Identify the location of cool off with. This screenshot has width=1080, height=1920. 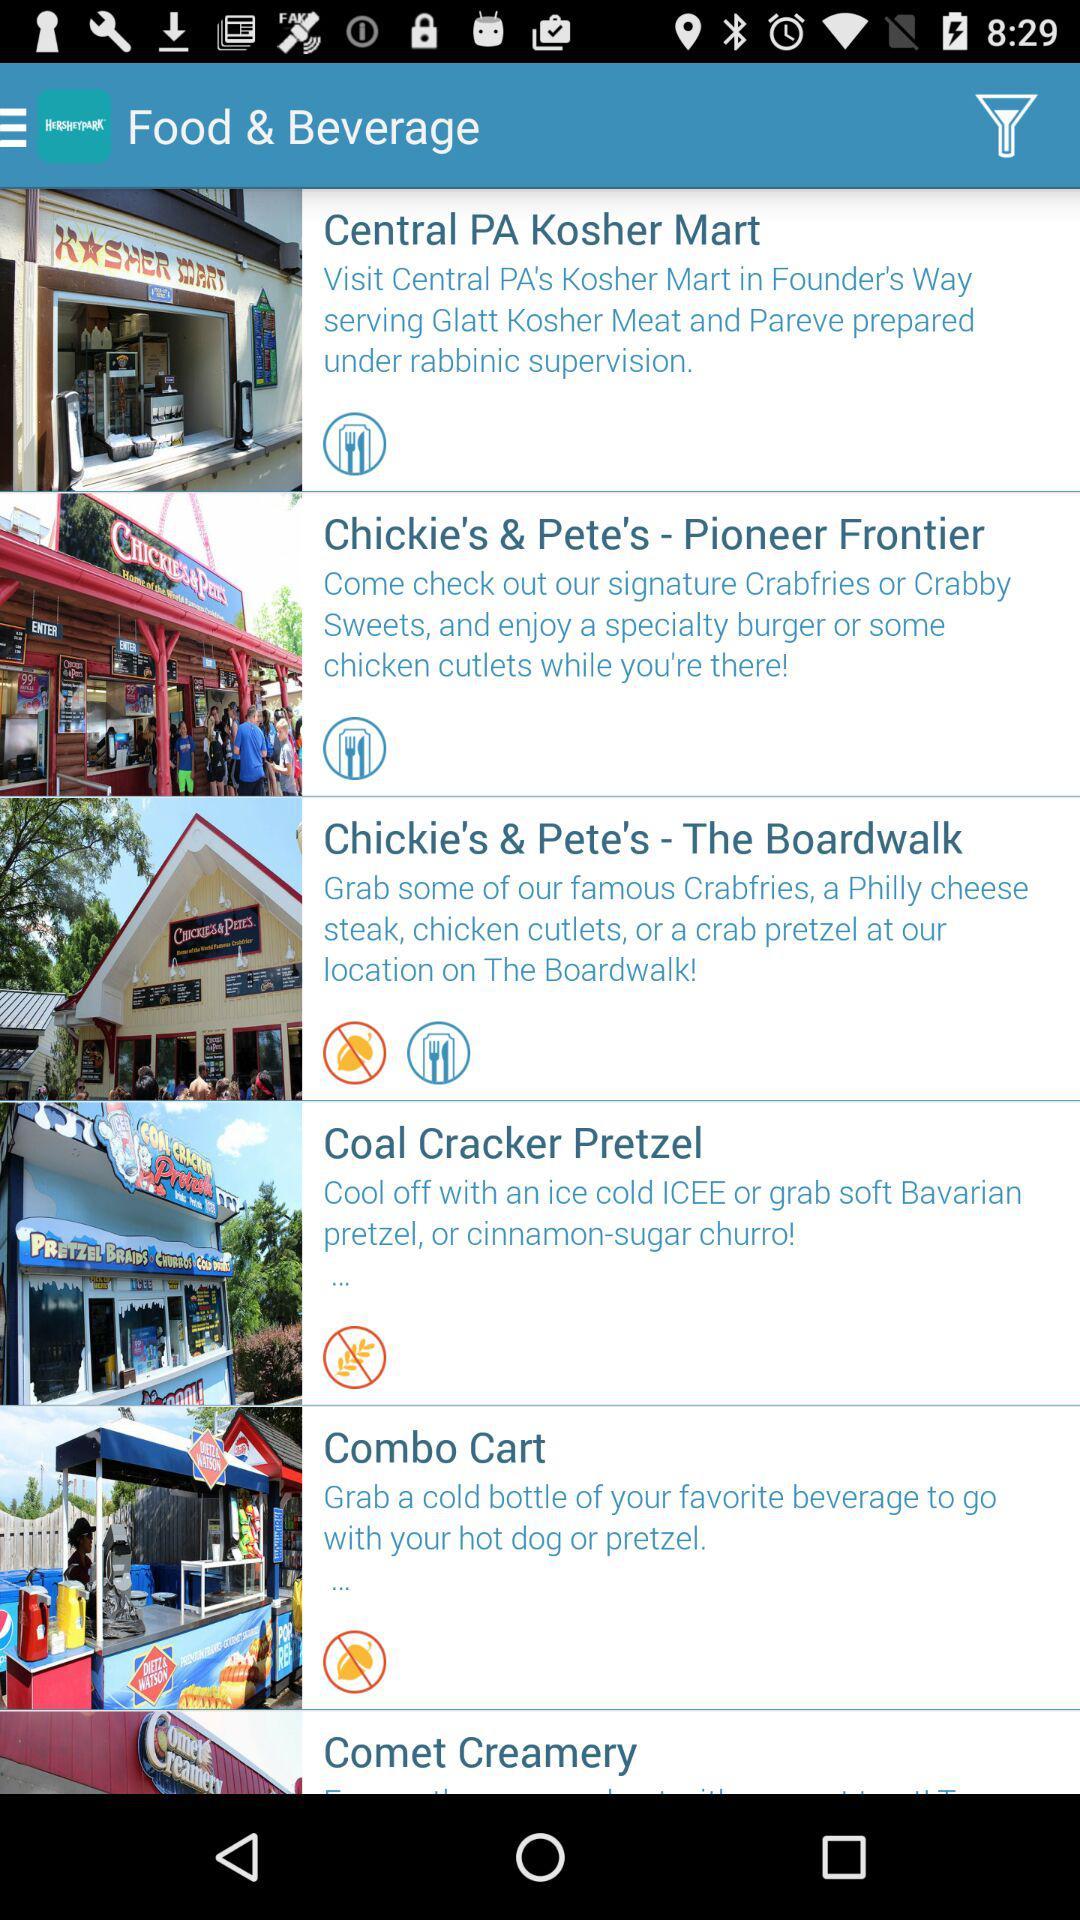
(690, 1233).